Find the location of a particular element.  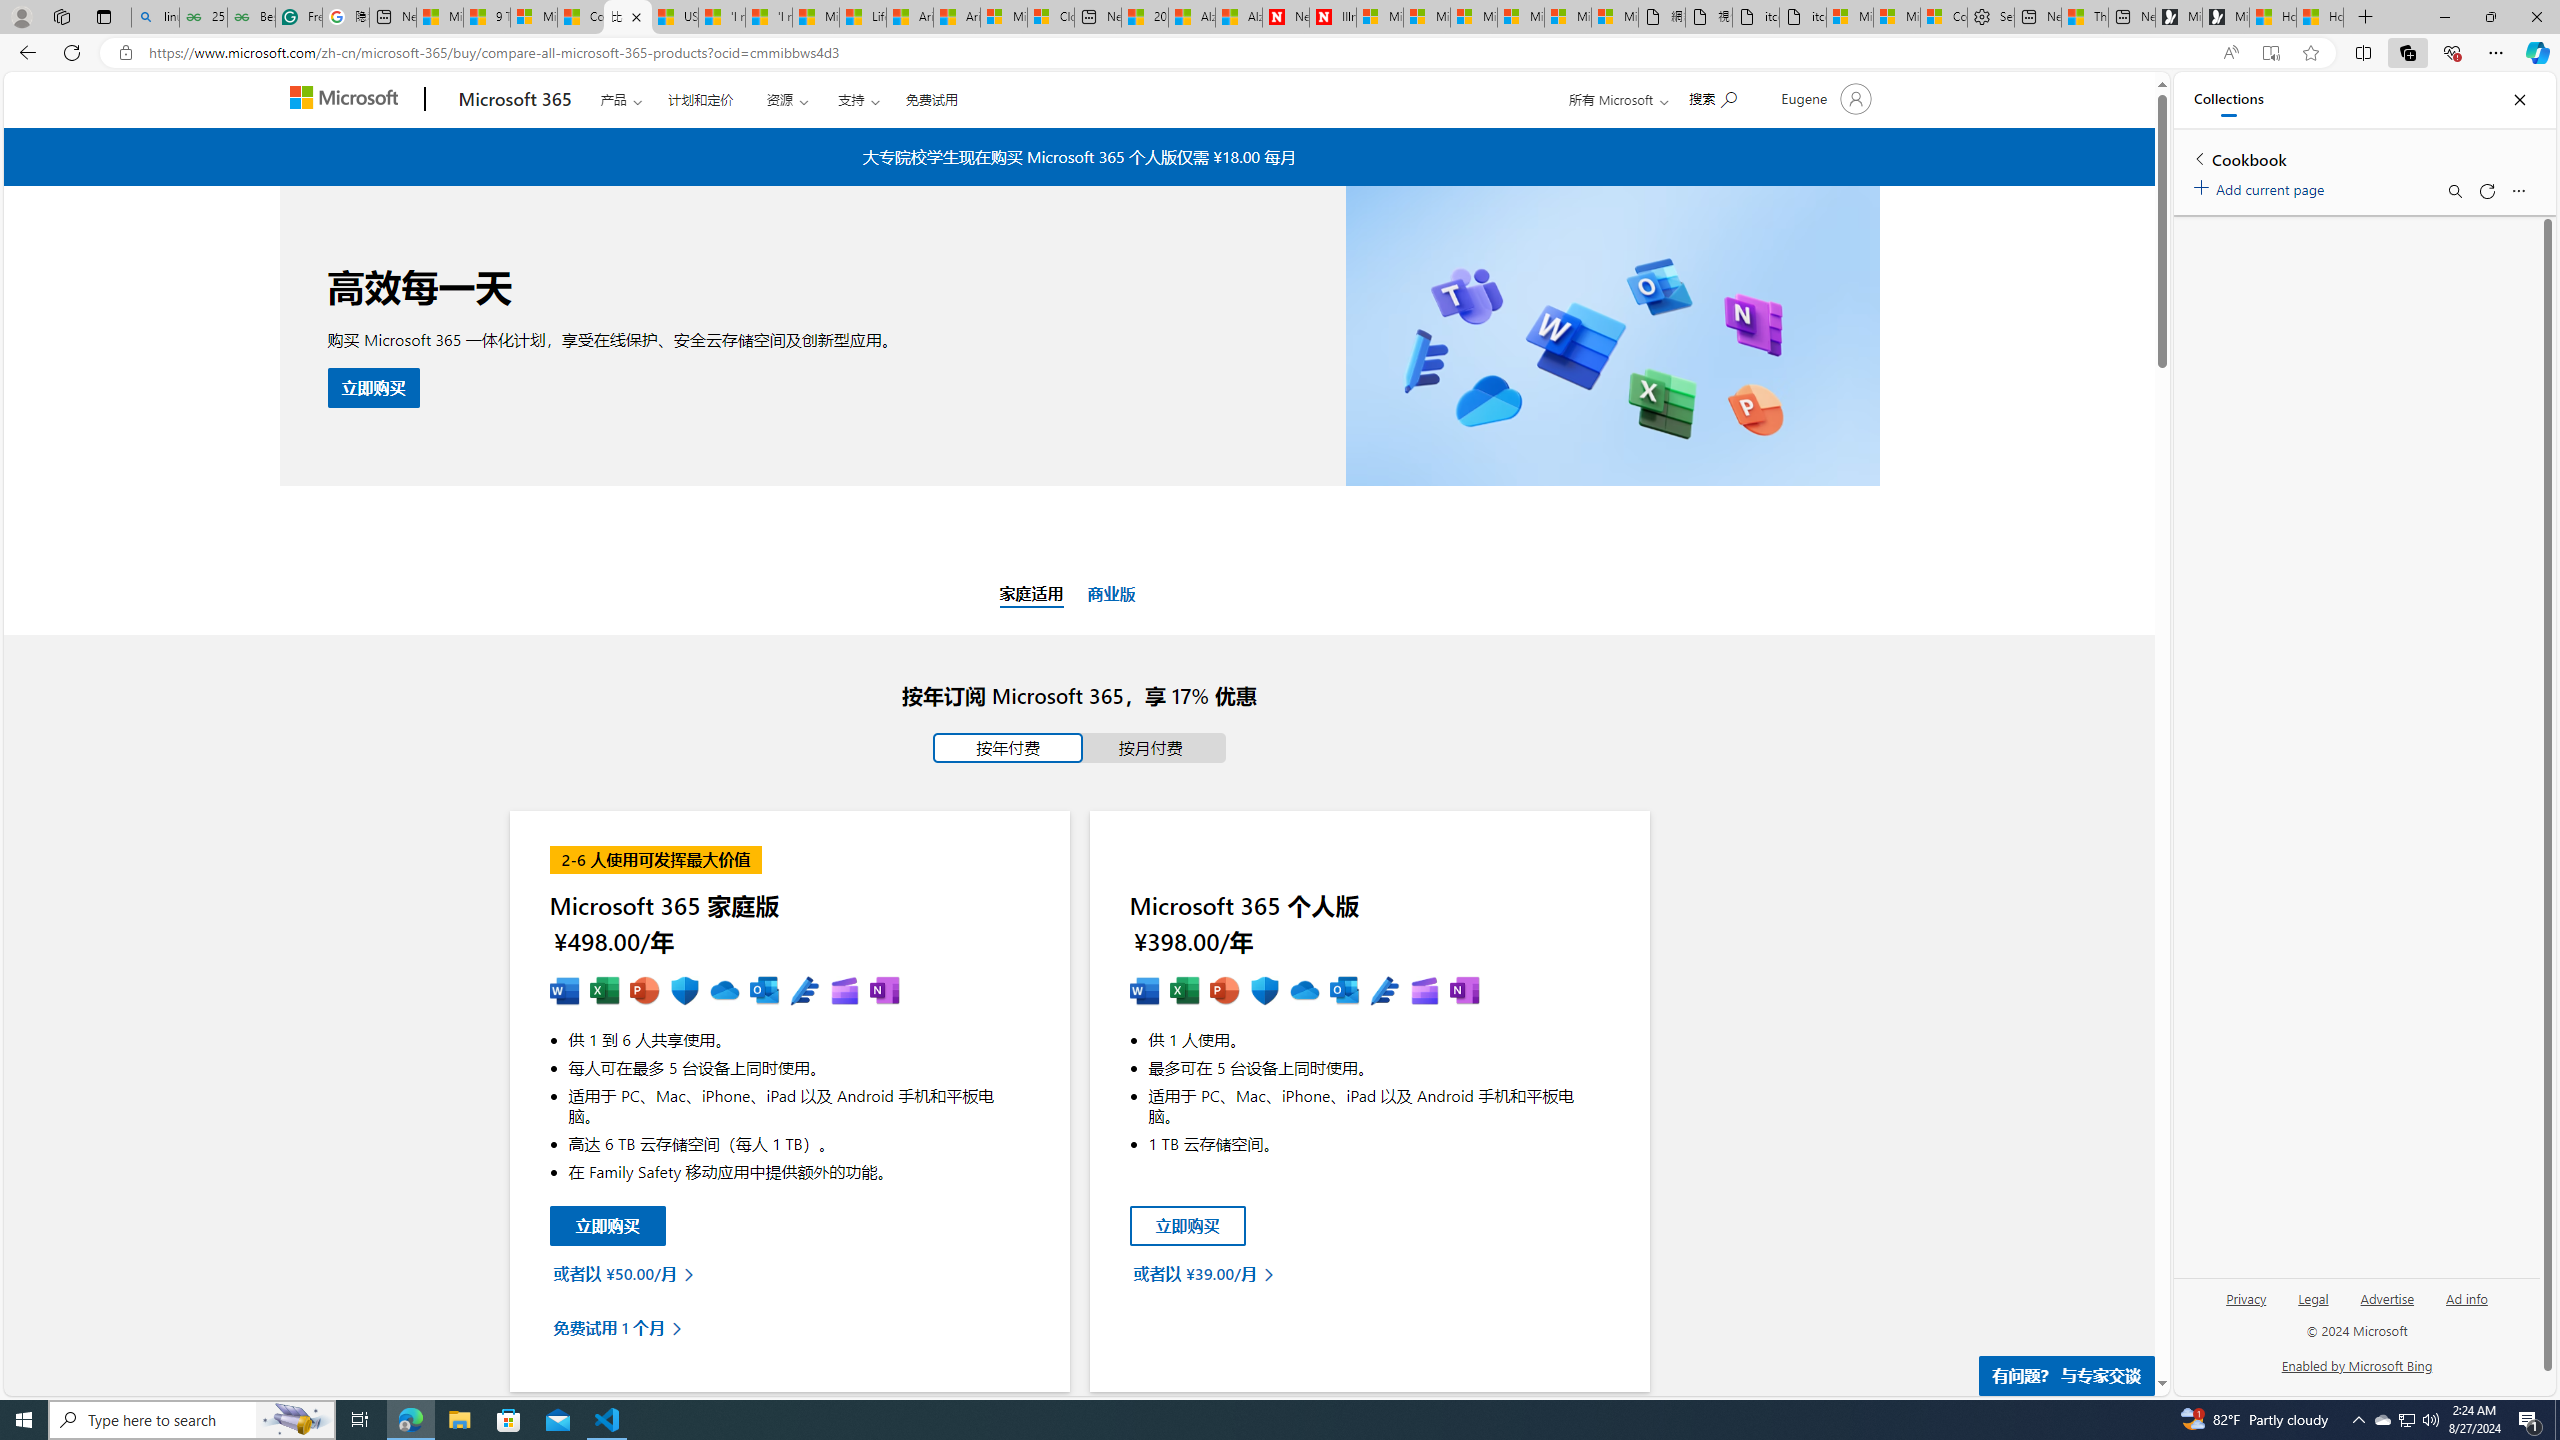

'MS Excel' is located at coordinates (1185, 991).